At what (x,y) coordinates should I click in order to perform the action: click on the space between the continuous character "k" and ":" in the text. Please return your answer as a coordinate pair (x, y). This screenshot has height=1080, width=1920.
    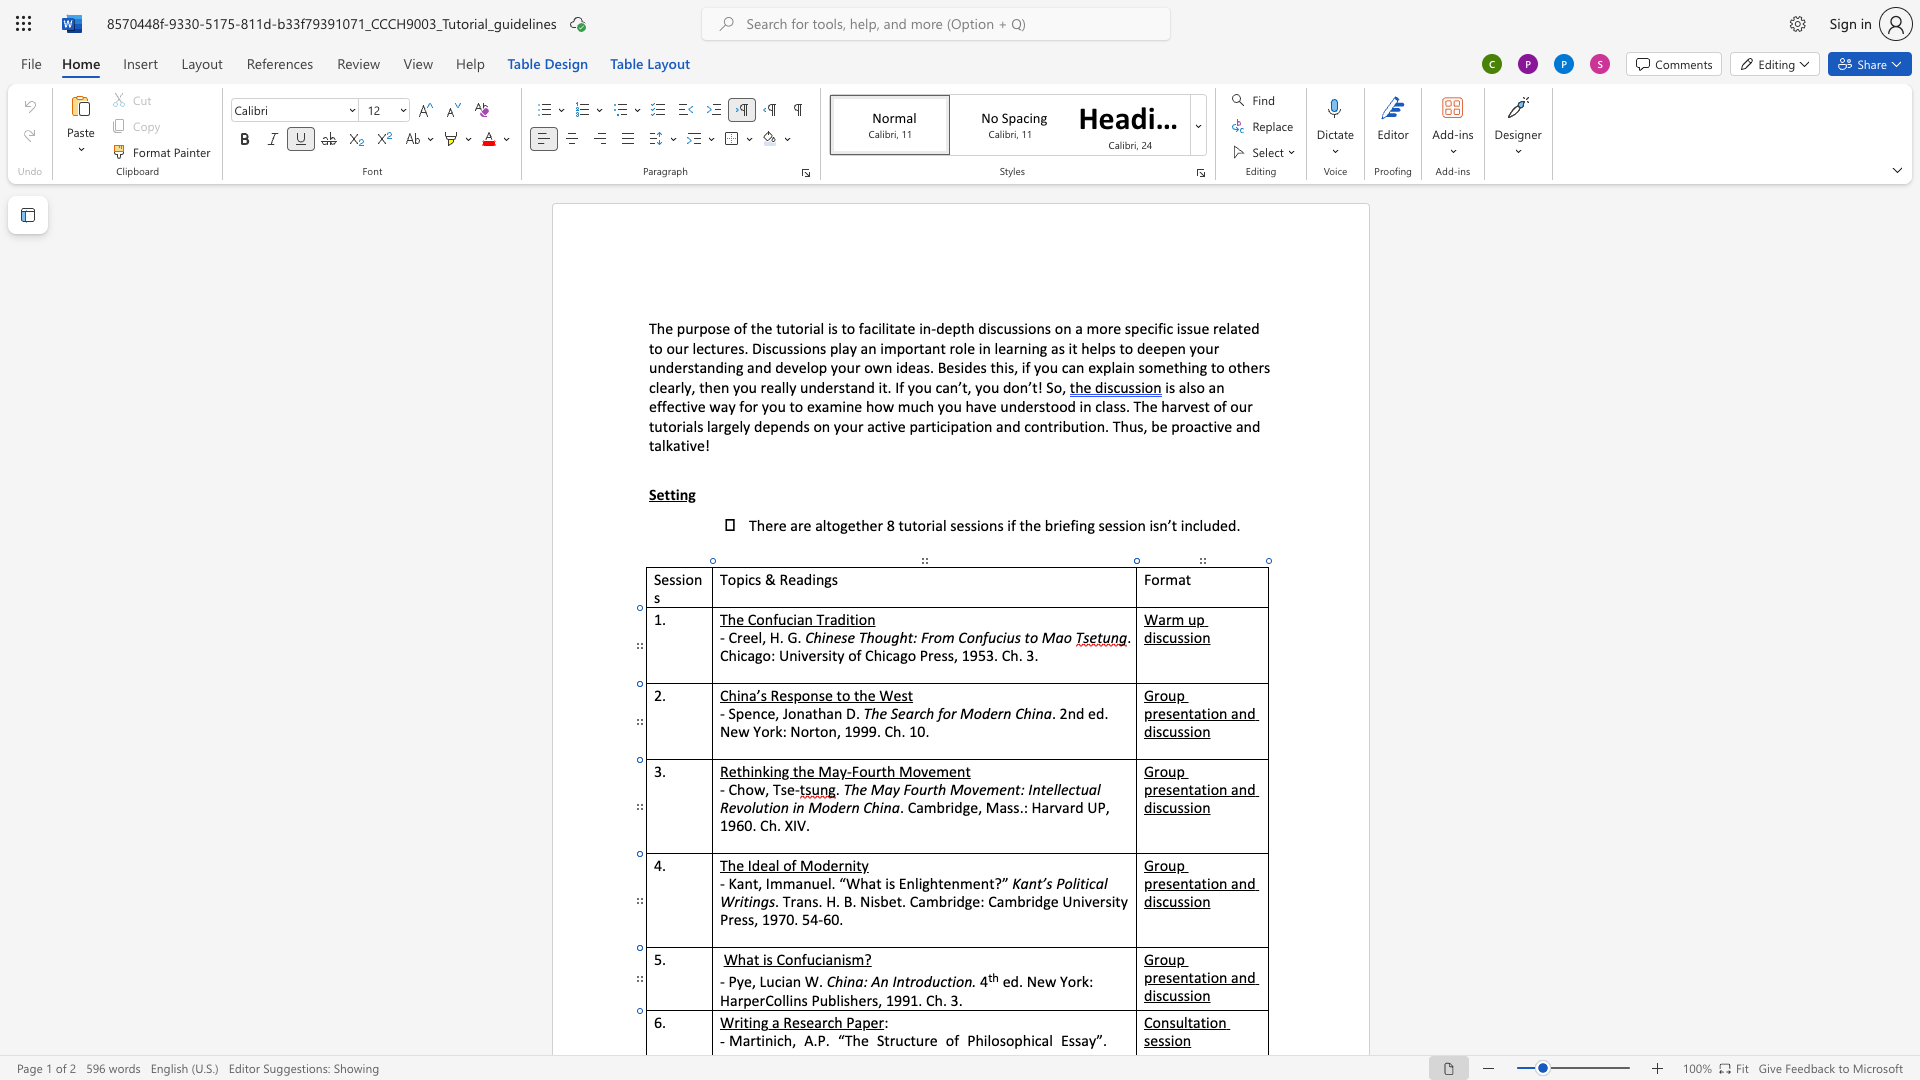
    Looking at the image, I should click on (1087, 980).